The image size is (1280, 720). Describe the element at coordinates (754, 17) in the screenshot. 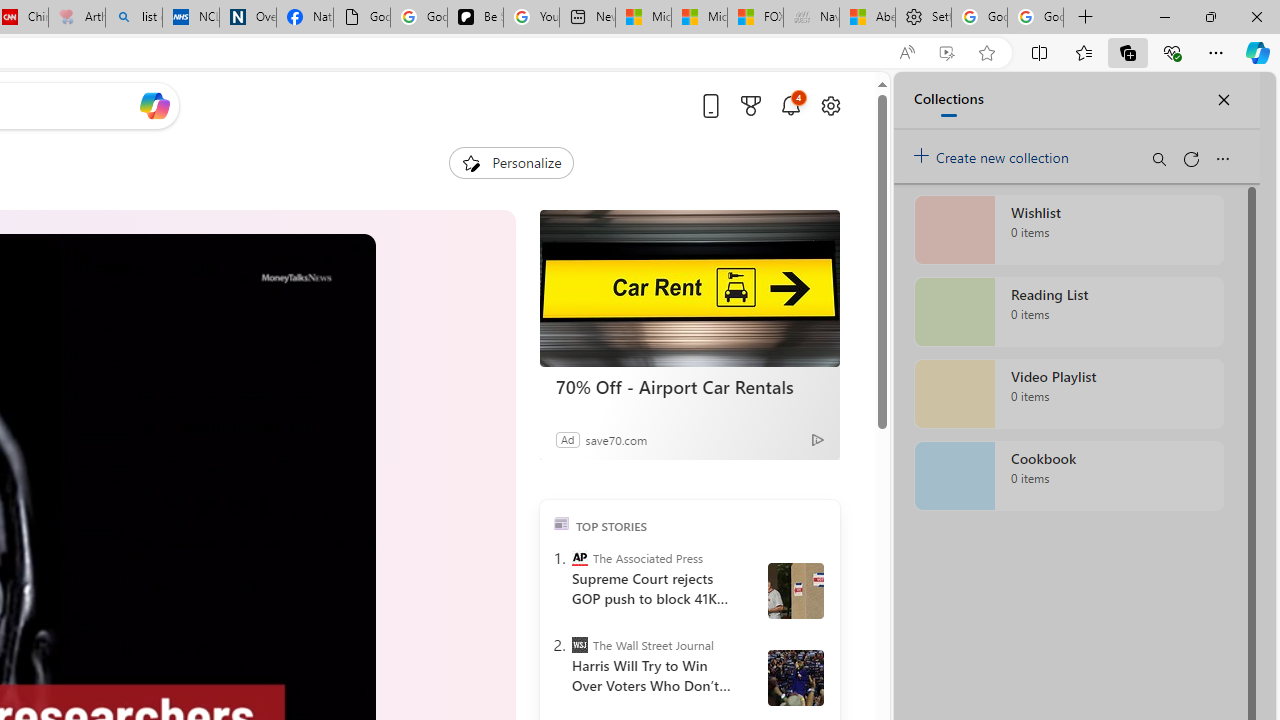

I see `'FOX News - MSN'` at that location.